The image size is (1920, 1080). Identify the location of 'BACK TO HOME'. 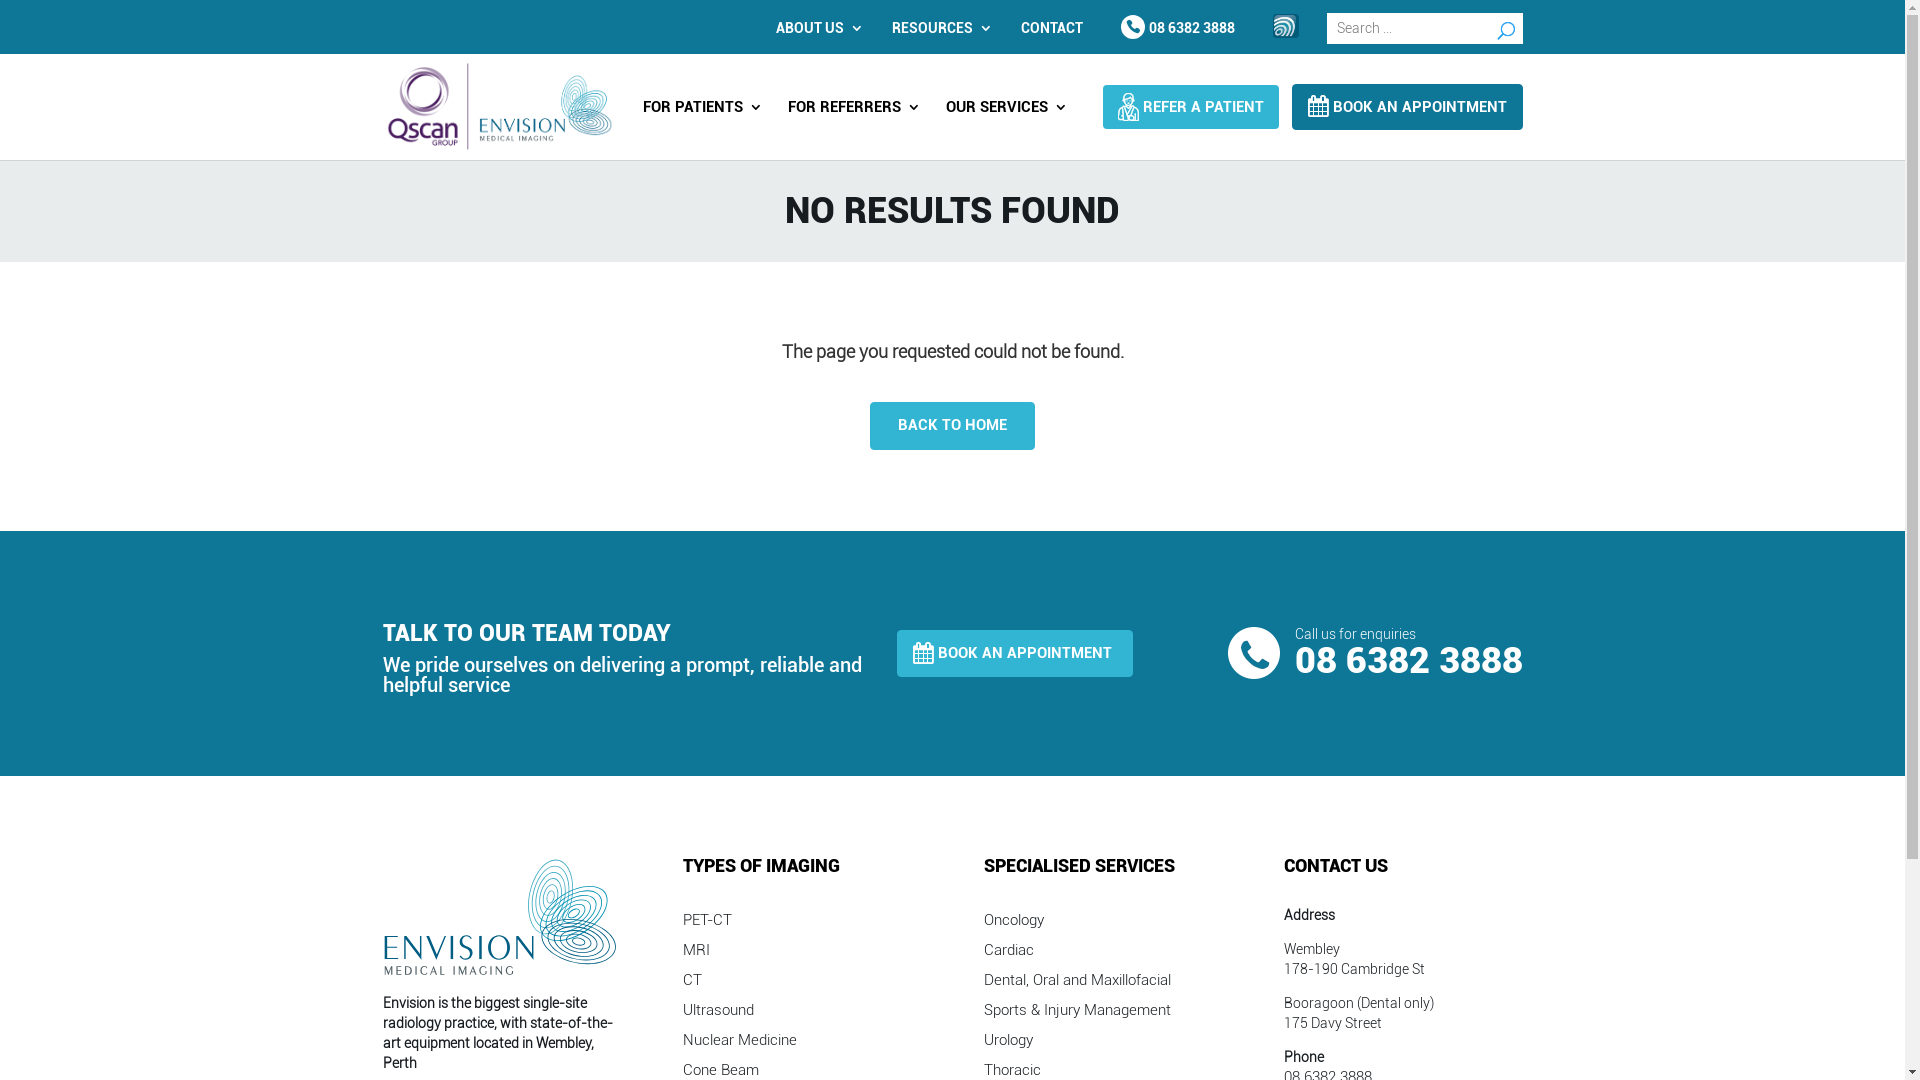
(869, 424).